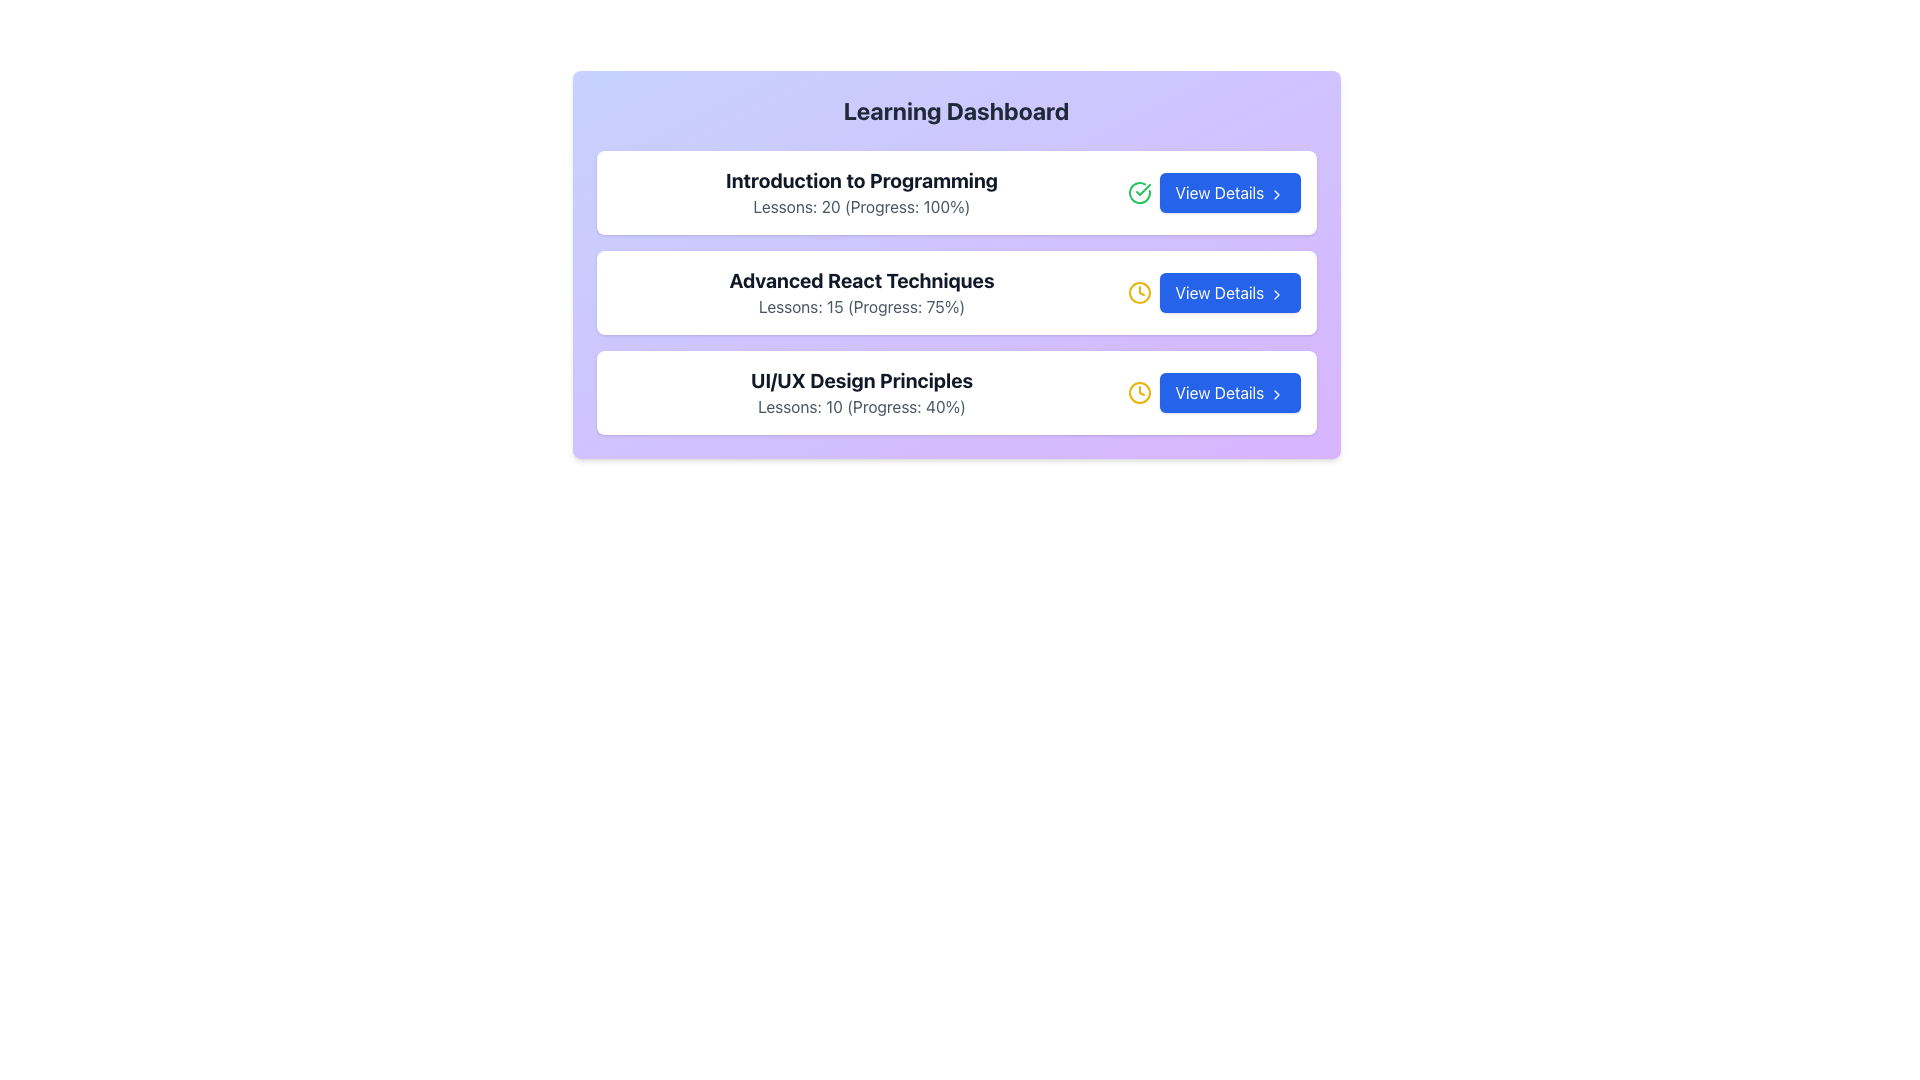  What do you see at coordinates (1142, 189) in the screenshot?
I see `the green checkmark icon within the circular icon that indicates a completed status, located to the left of the 'View Details' button in the topmost item of the course list` at bounding box center [1142, 189].